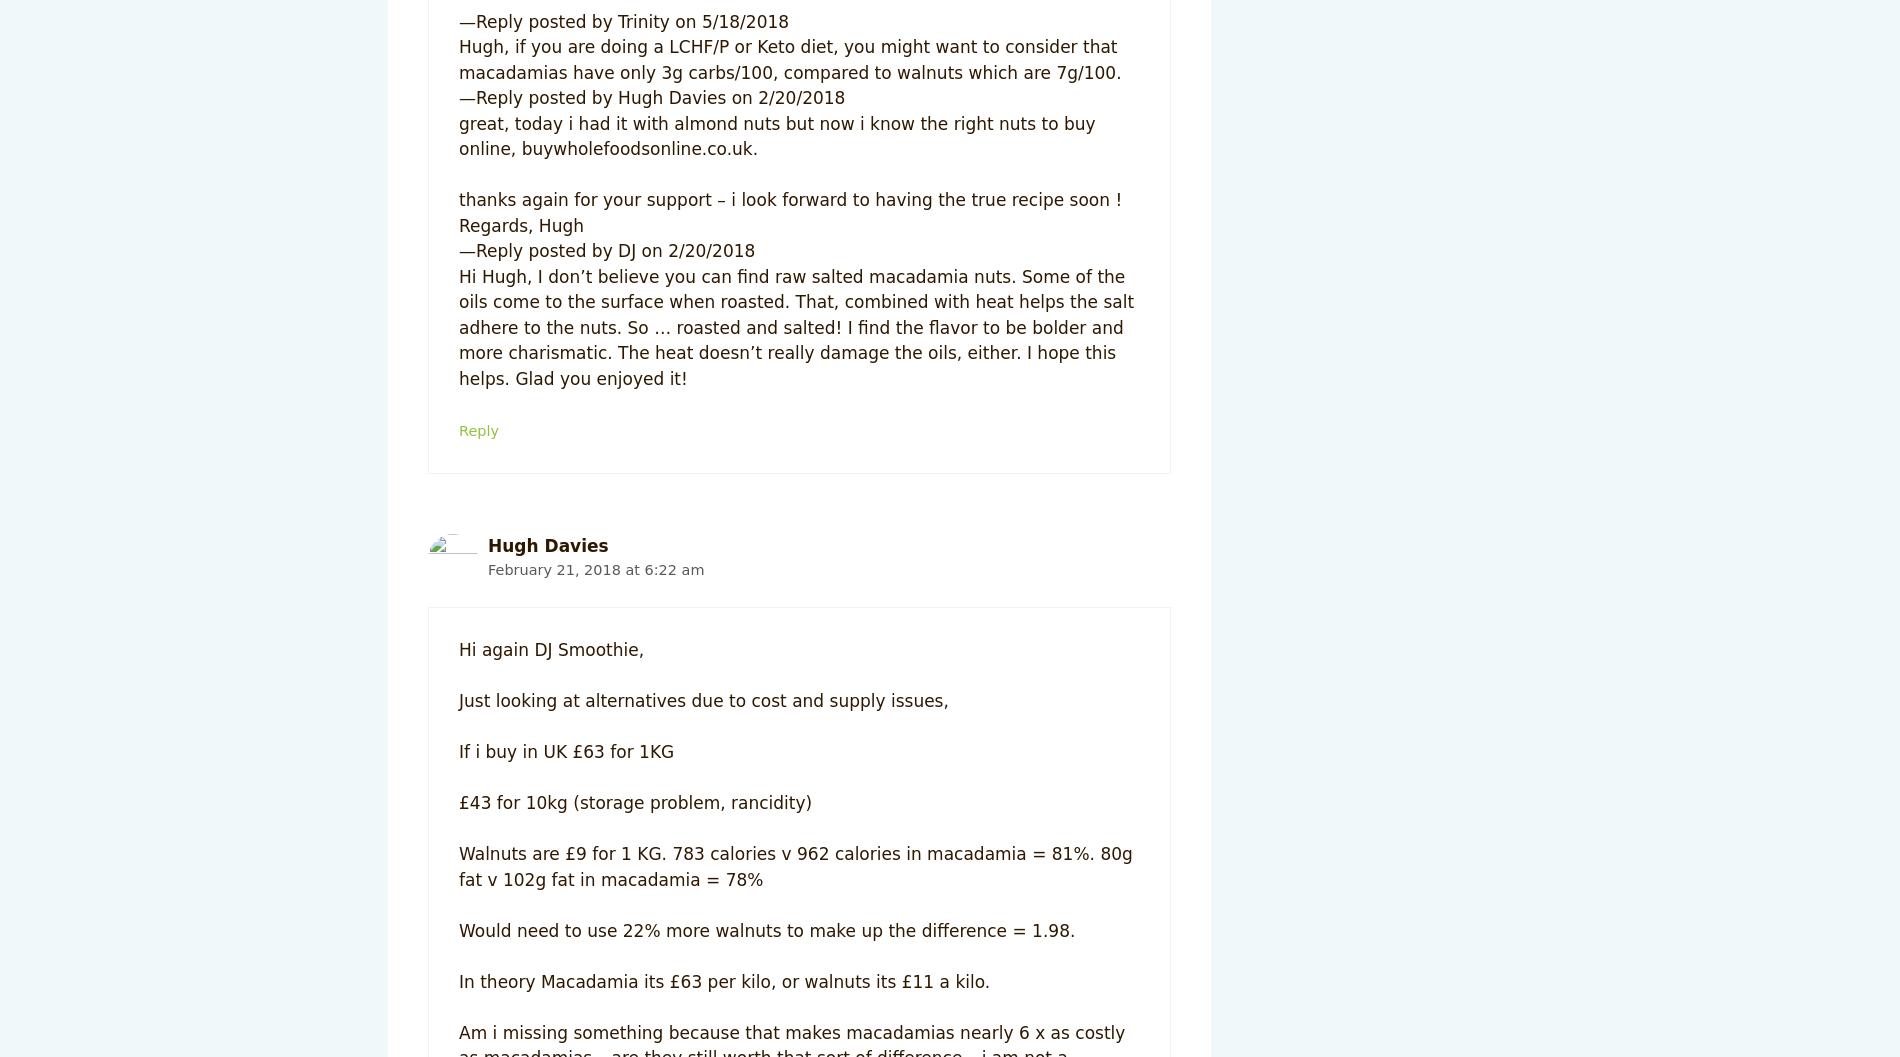 This screenshot has height=1057, width=1900. I want to click on 'Hugh Davies', so click(547, 545).